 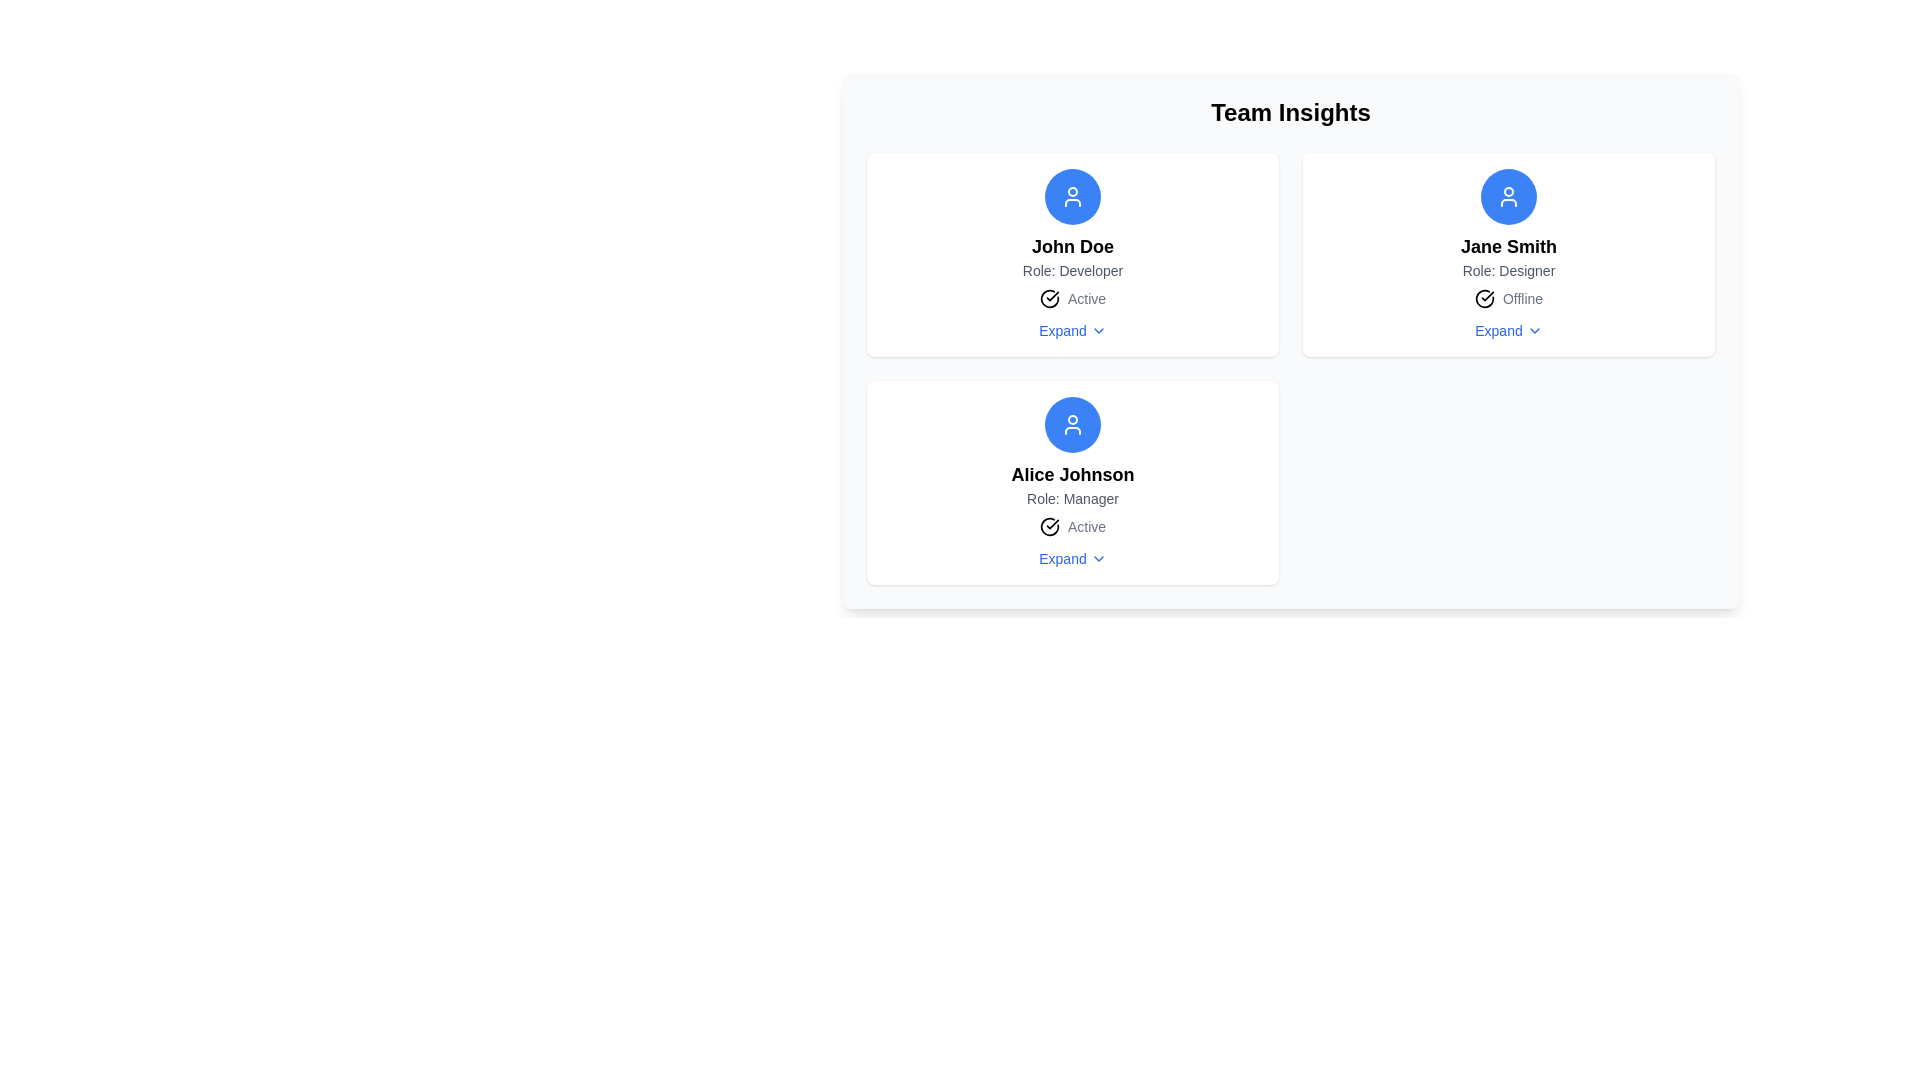 What do you see at coordinates (1508, 299) in the screenshot?
I see `status label of the status indicator for 'Jane Smith', which shows that she is currently offline` at bounding box center [1508, 299].